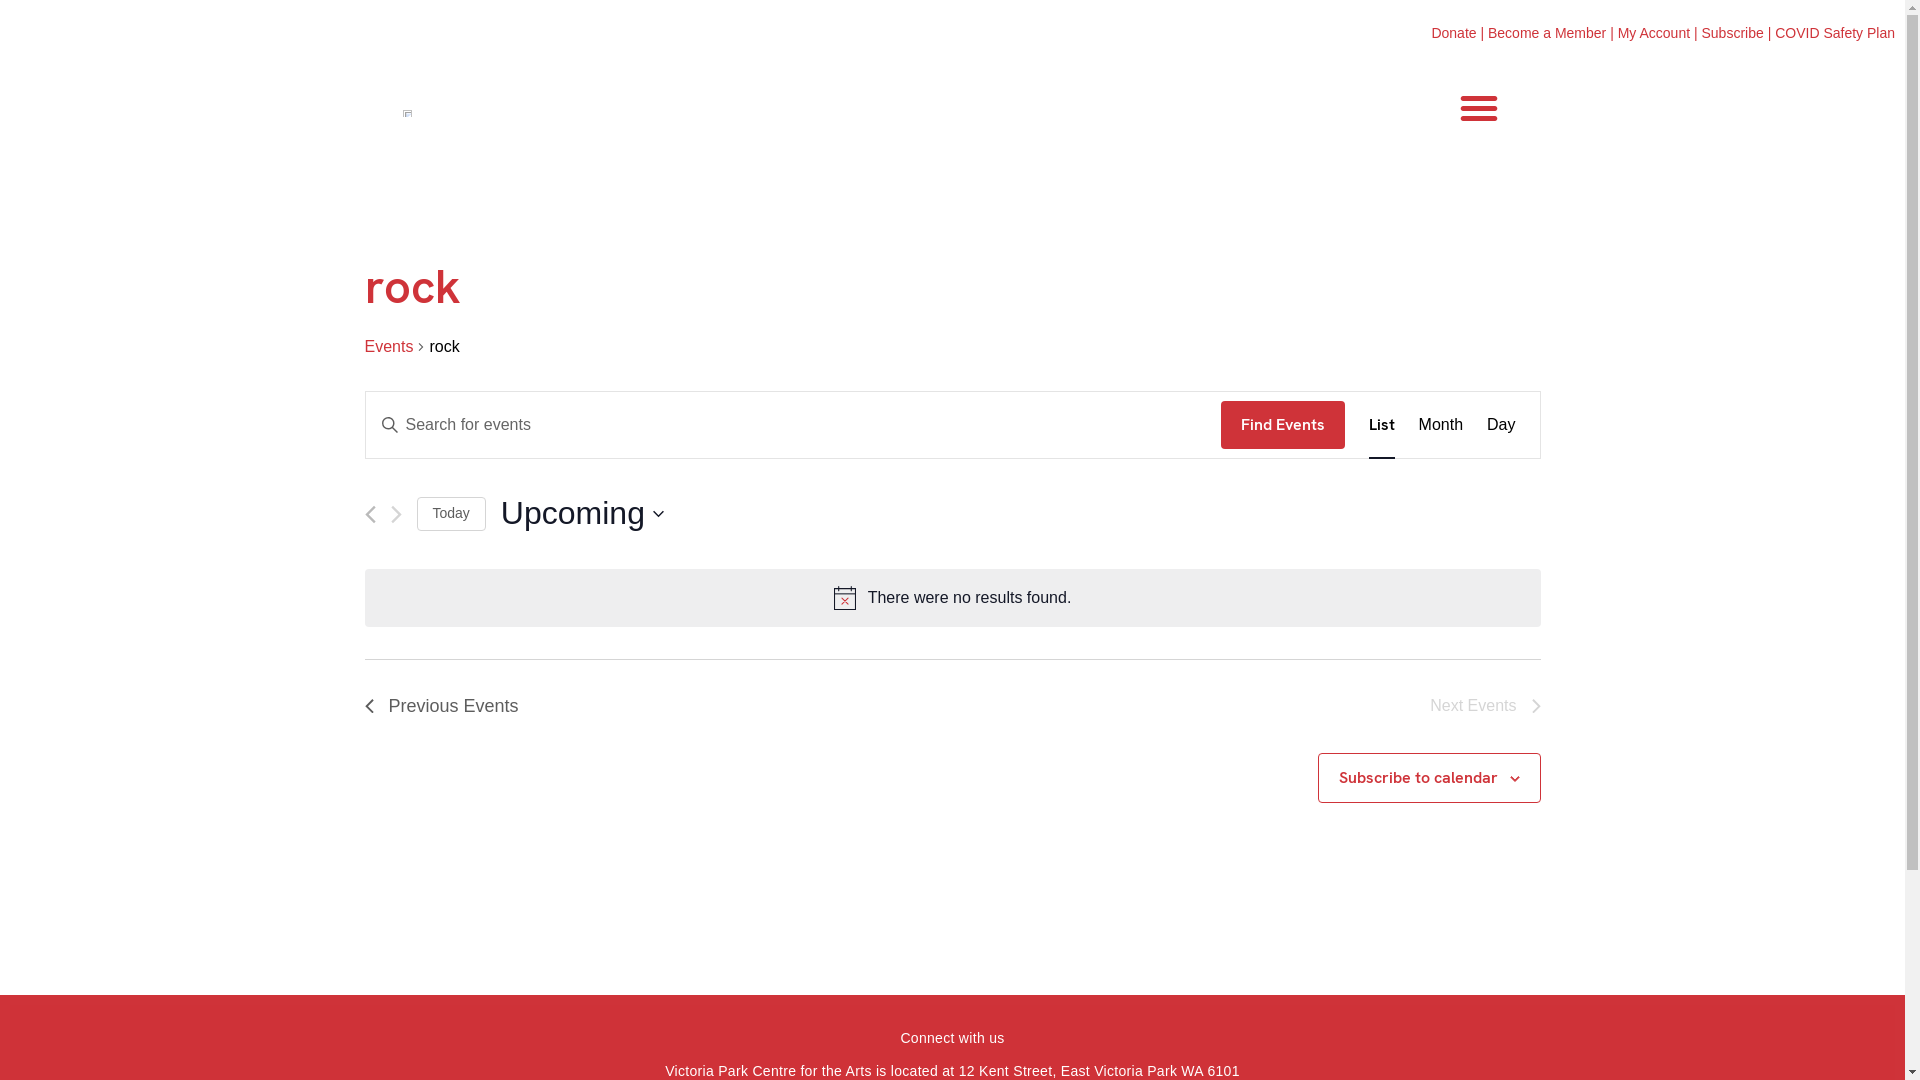 The height and width of the screenshot is (1080, 1920). What do you see at coordinates (1282, 423) in the screenshot?
I see `'Find Events'` at bounding box center [1282, 423].